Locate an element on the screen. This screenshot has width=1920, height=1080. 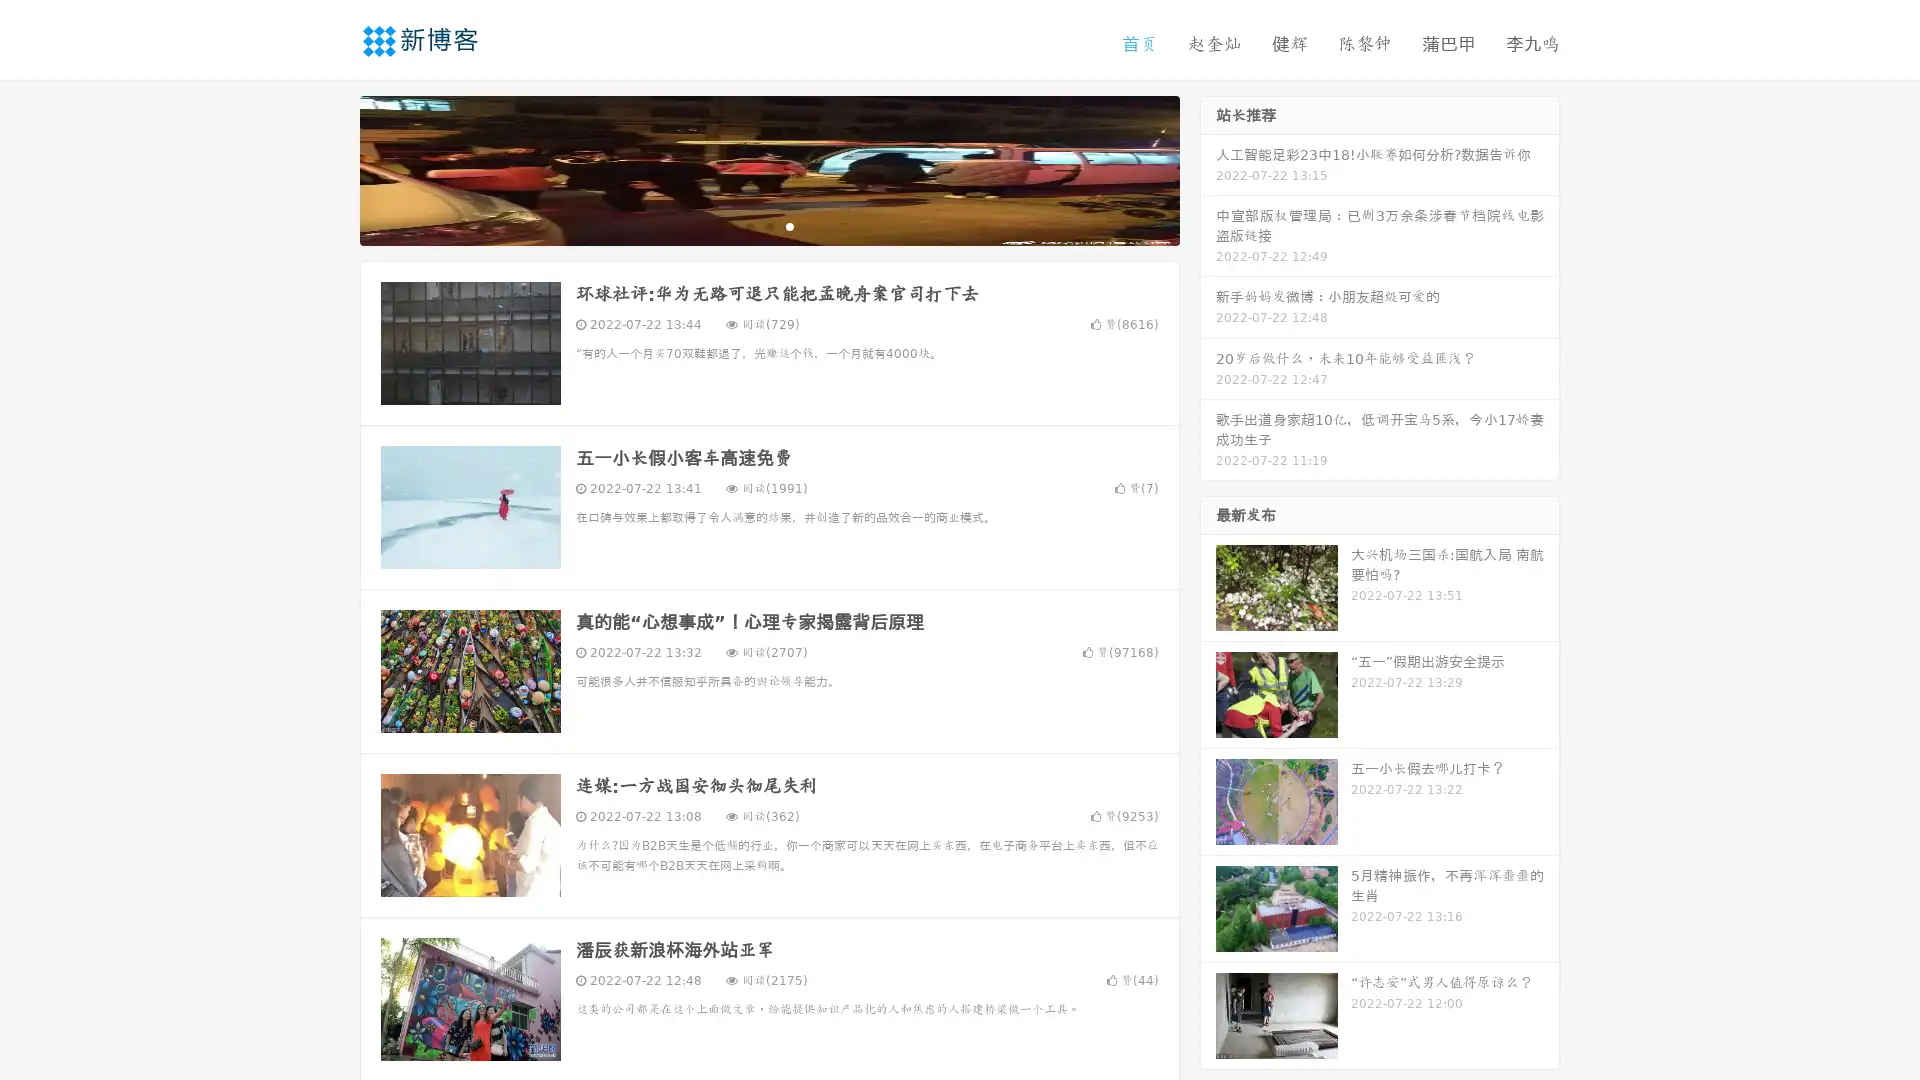
Go to slide 2 is located at coordinates (768, 225).